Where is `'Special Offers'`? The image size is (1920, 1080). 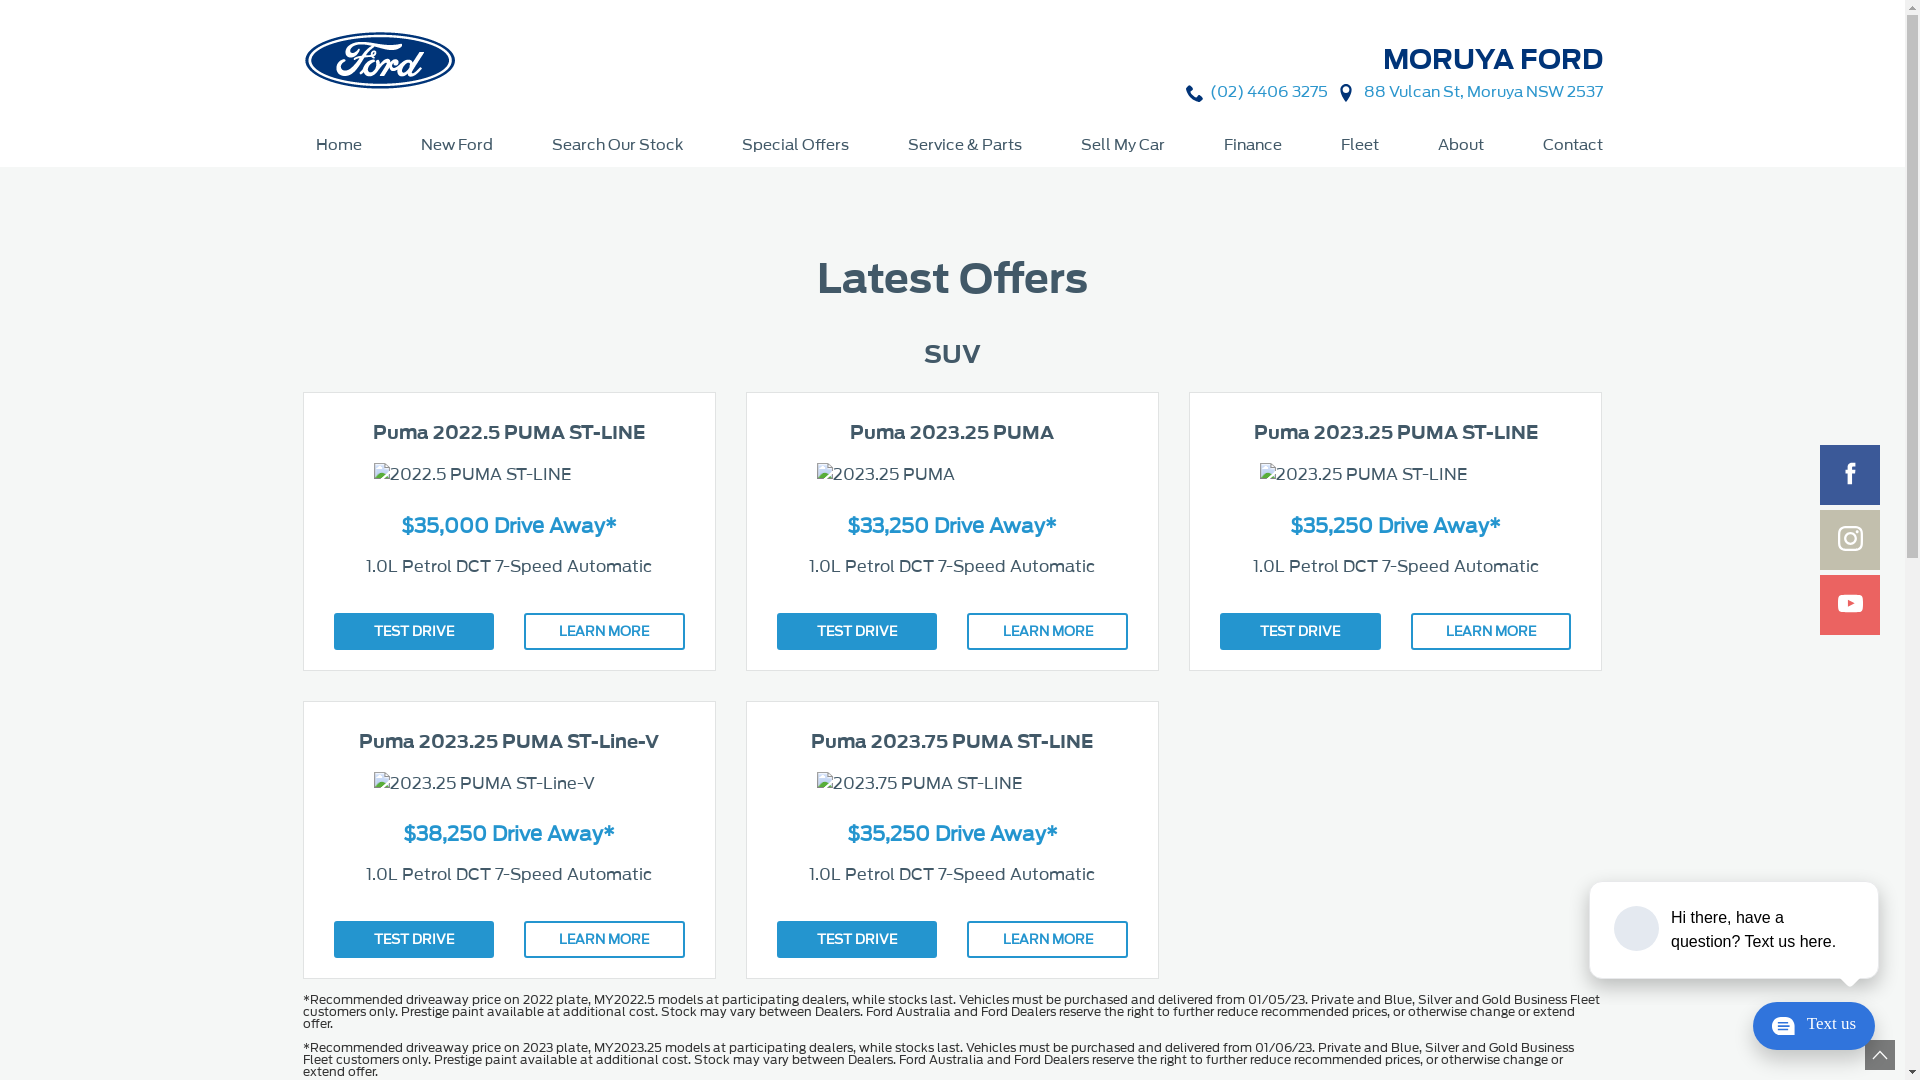 'Special Offers' is located at coordinates (793, 144).